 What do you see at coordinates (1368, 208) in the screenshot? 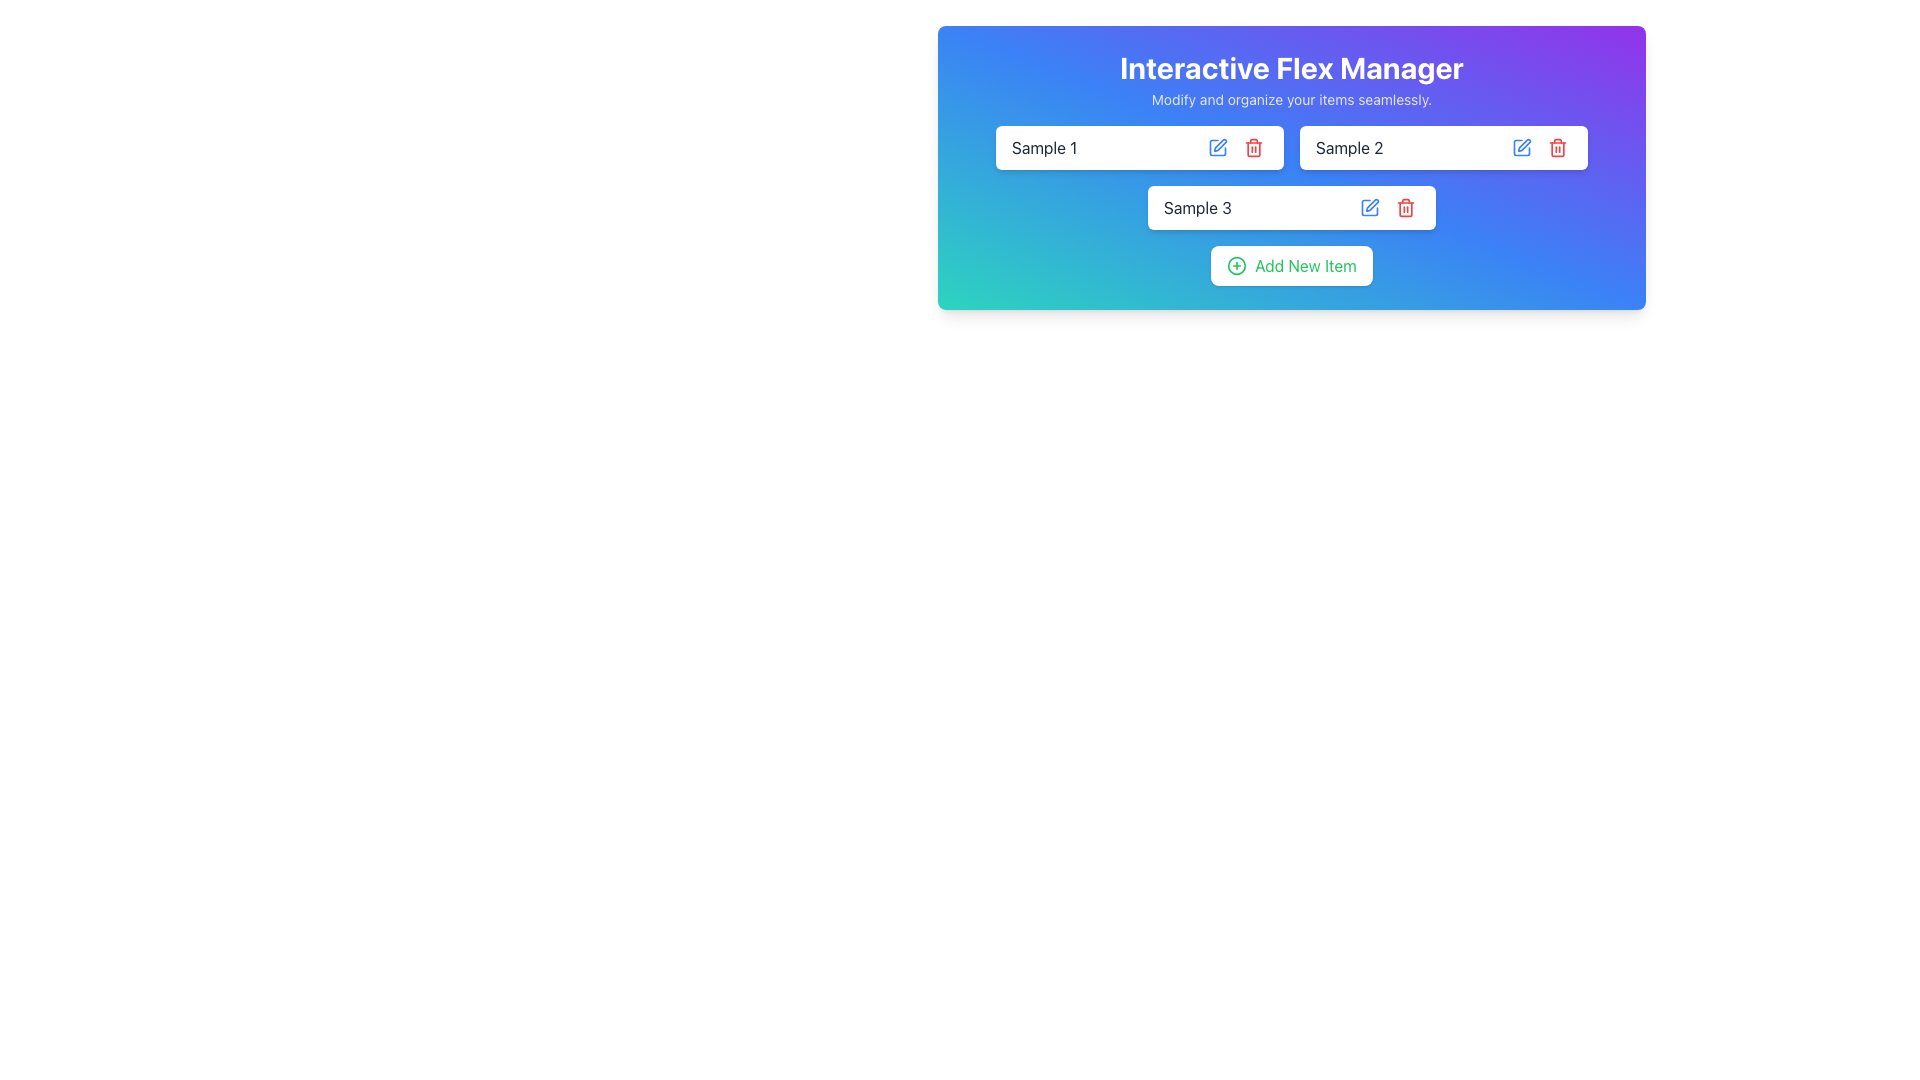
I see `the 'Edit' button icon located within the third row labeled 'Sample 3'` at bounding box center [1368, 208].